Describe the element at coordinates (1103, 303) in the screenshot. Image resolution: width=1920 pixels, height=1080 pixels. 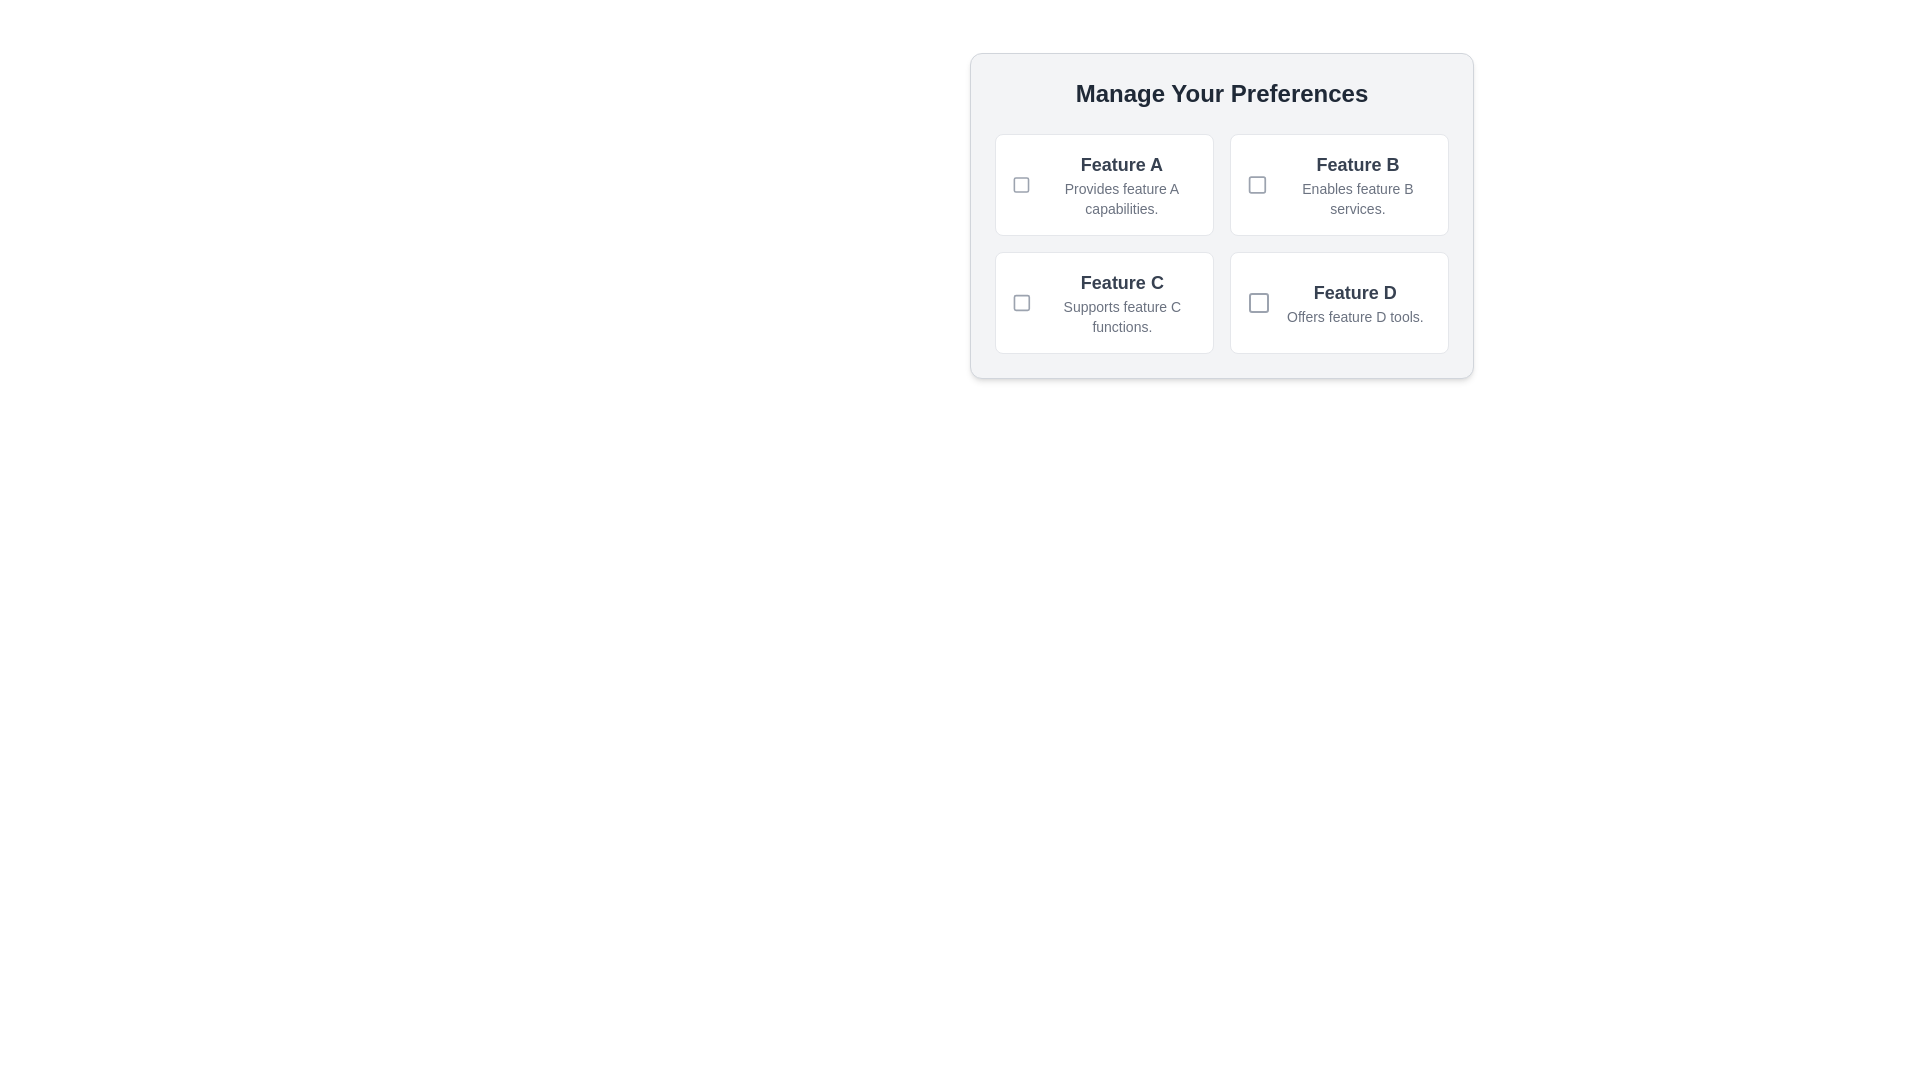
I see `the selectable card with a checkbox that features 'Feature C' and its description, positioned in the second row and first column of the grid layout` at that location.